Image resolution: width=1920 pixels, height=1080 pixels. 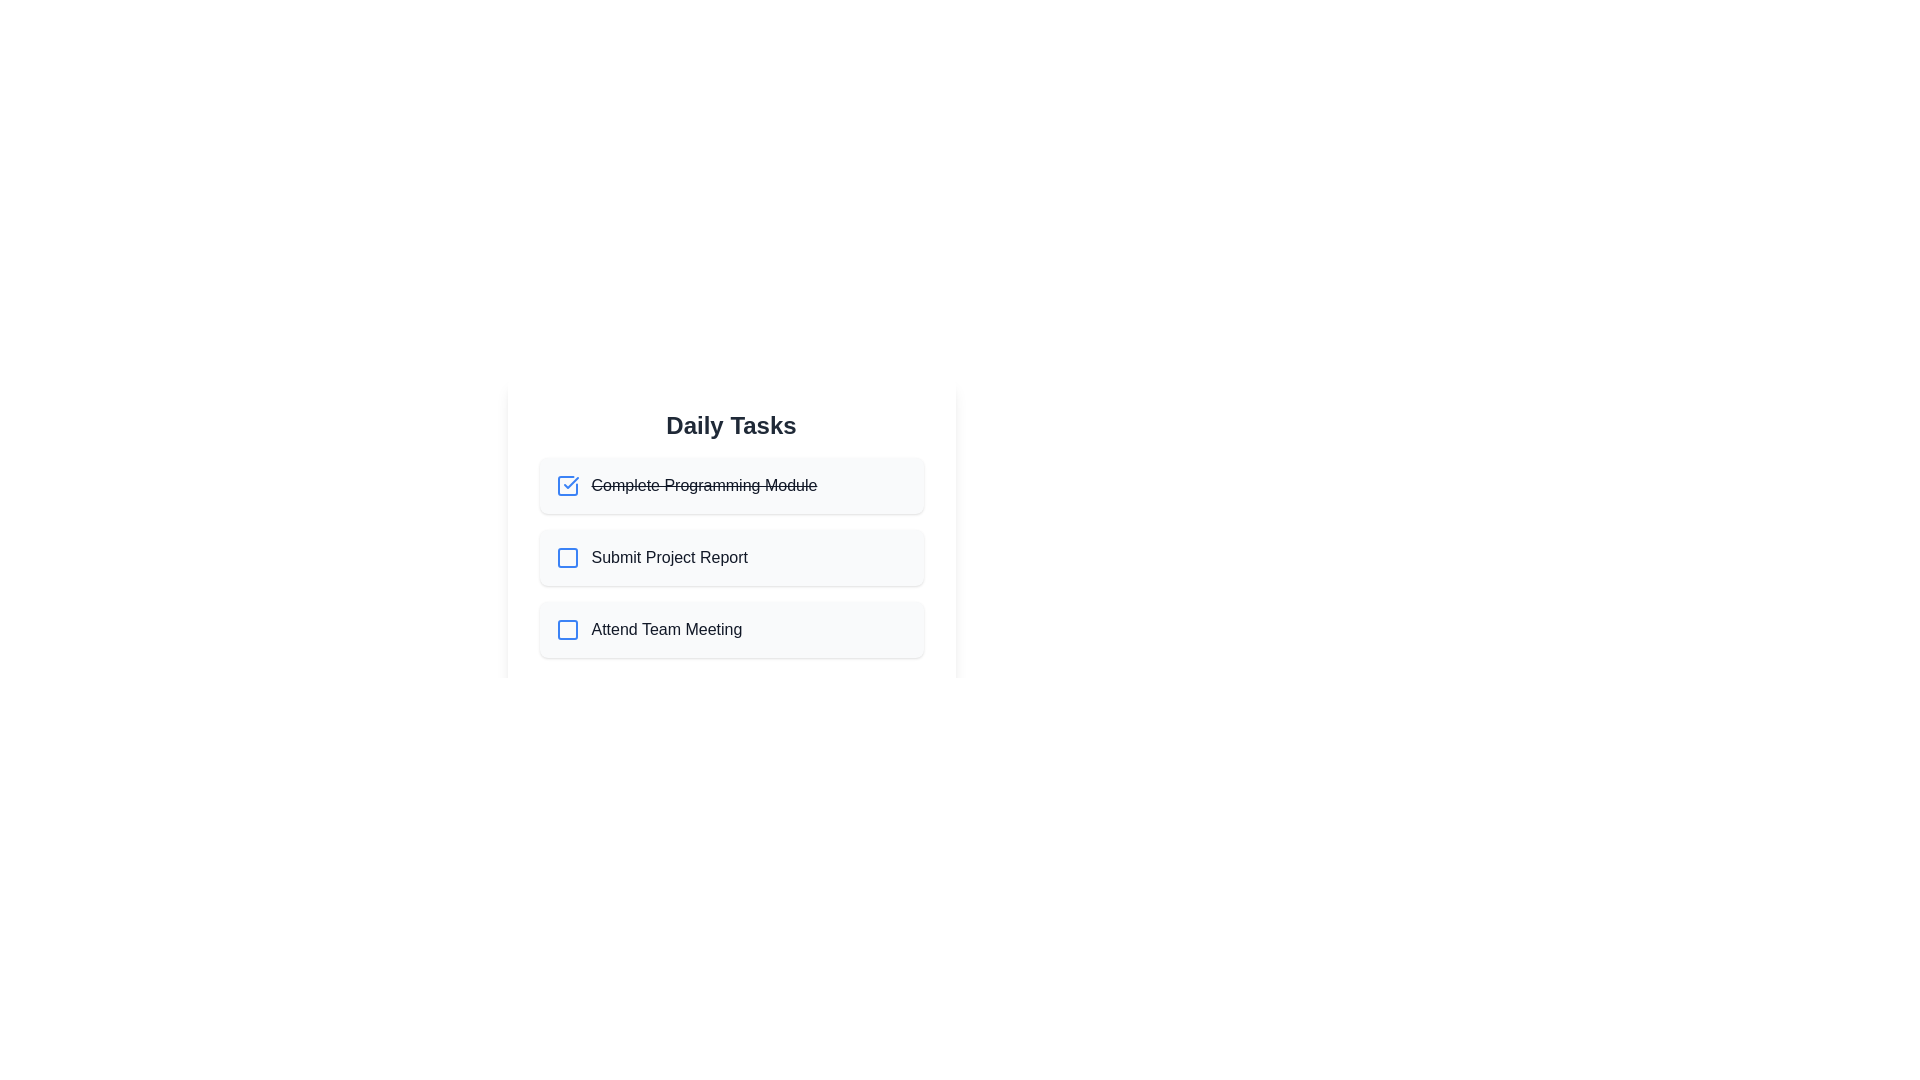 I want to click on the third list item with a checkbox in the 'Daily Tasks' section, so click(x=730, y=628).